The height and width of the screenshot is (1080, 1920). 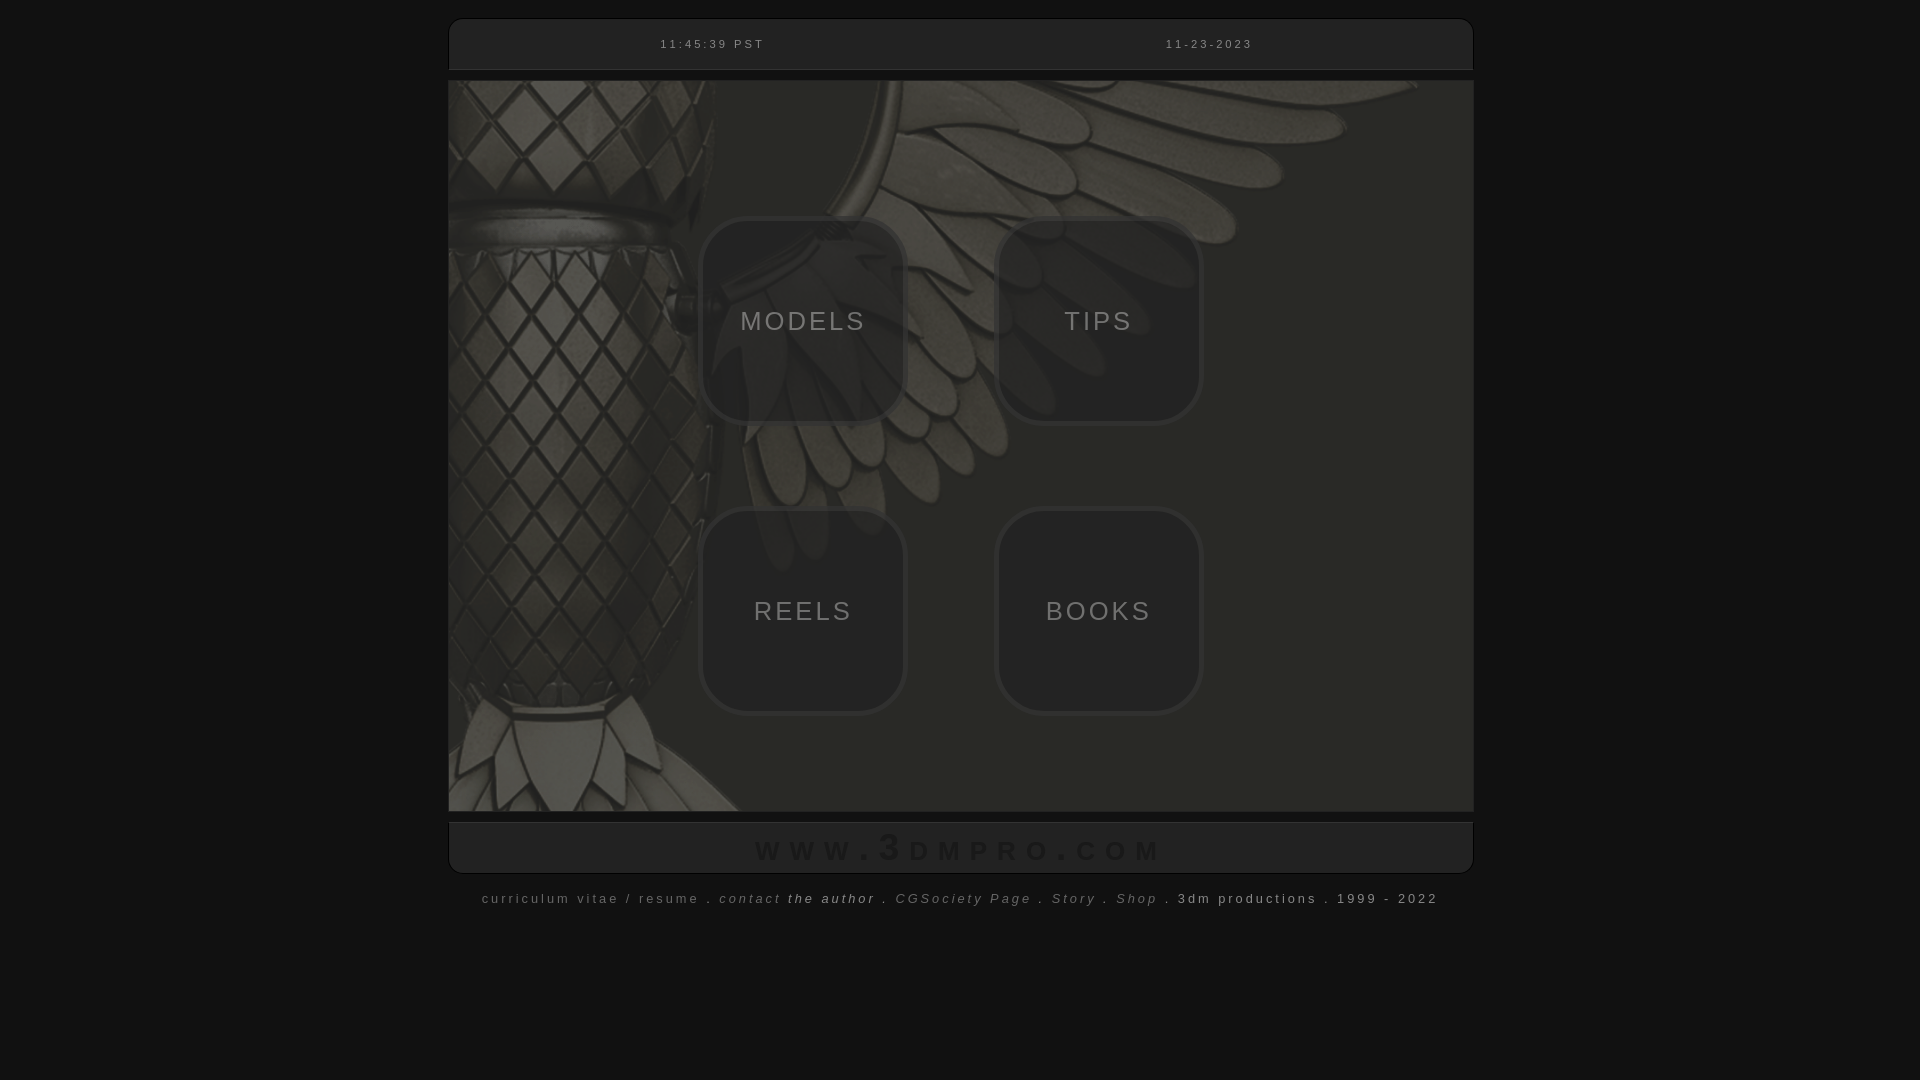 I want to click on 'CGSociety Page', so click(x=963, y=897).